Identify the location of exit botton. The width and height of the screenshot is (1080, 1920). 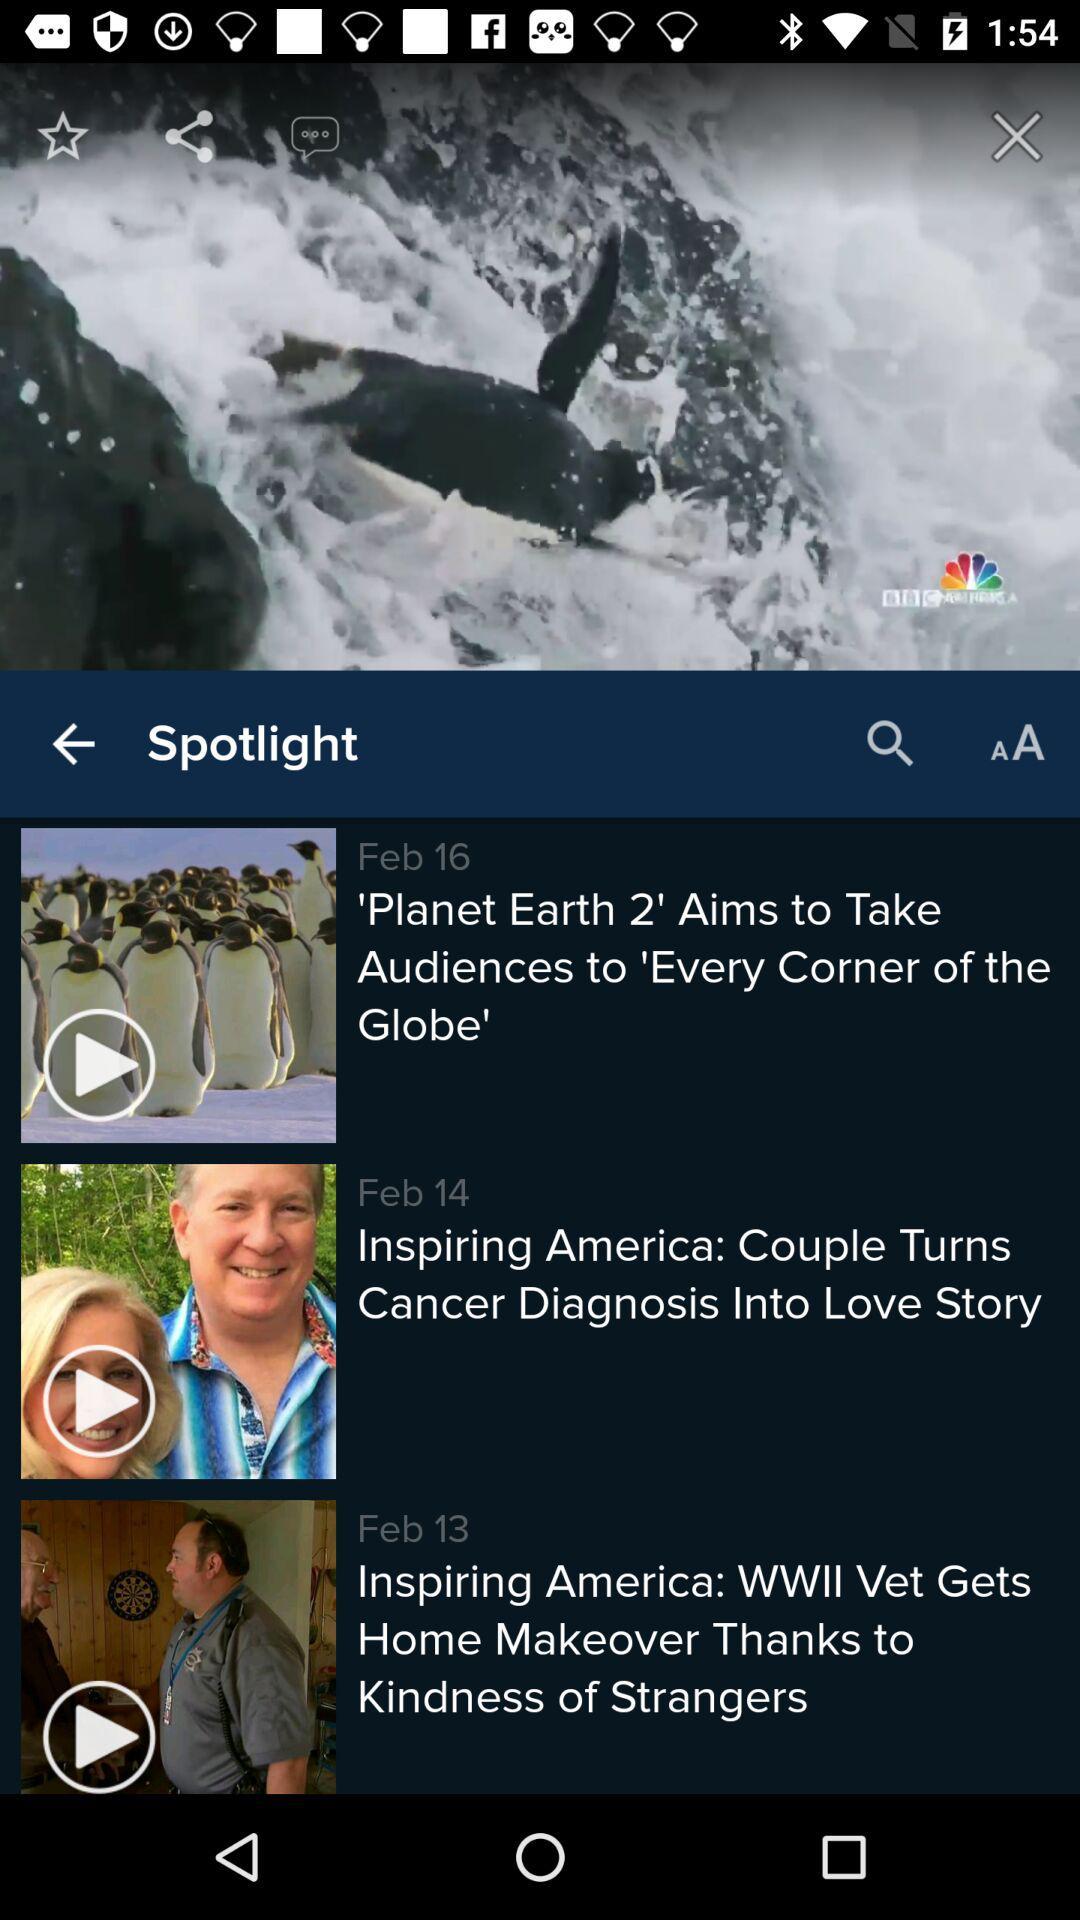
(1017, 135).